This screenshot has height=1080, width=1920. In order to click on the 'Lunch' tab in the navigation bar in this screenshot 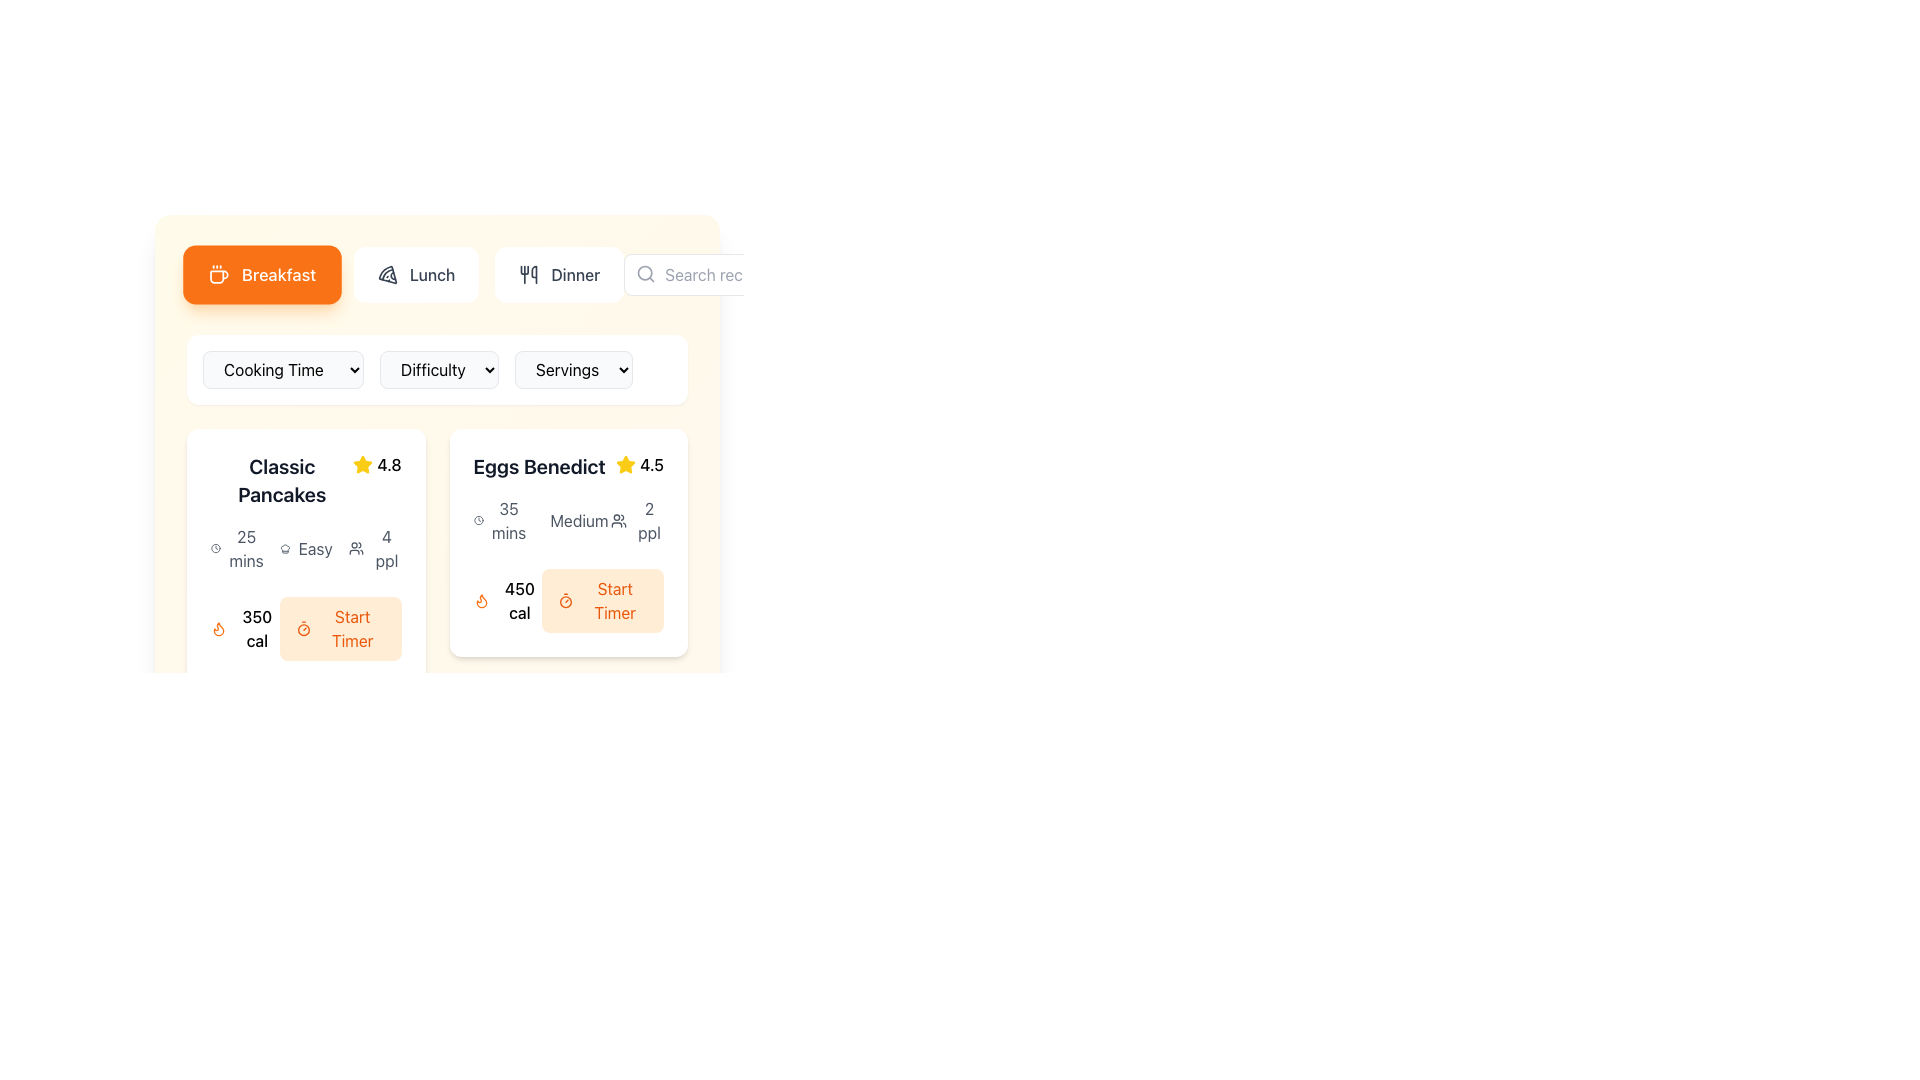, I will do `click(404, 274)`.